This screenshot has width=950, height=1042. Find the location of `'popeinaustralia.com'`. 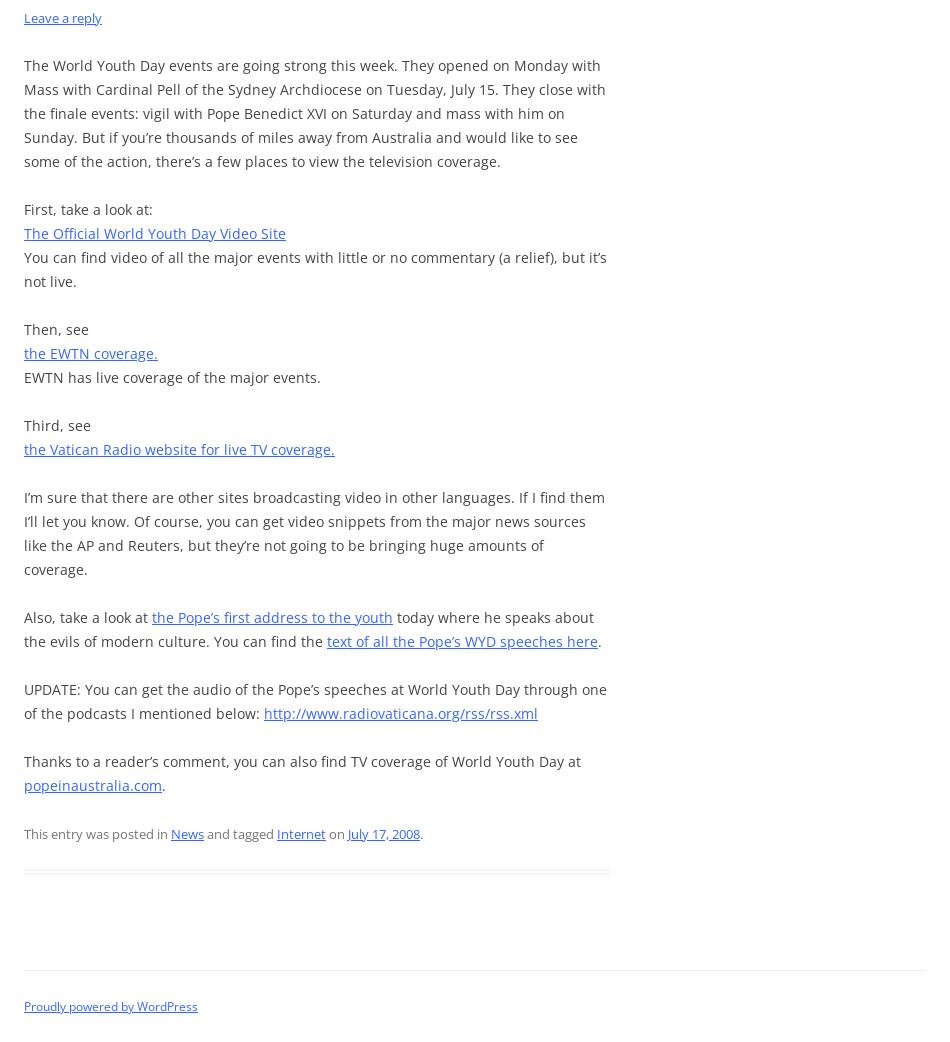

'popeinaustralia.com' is located at coordinates (93, 785).